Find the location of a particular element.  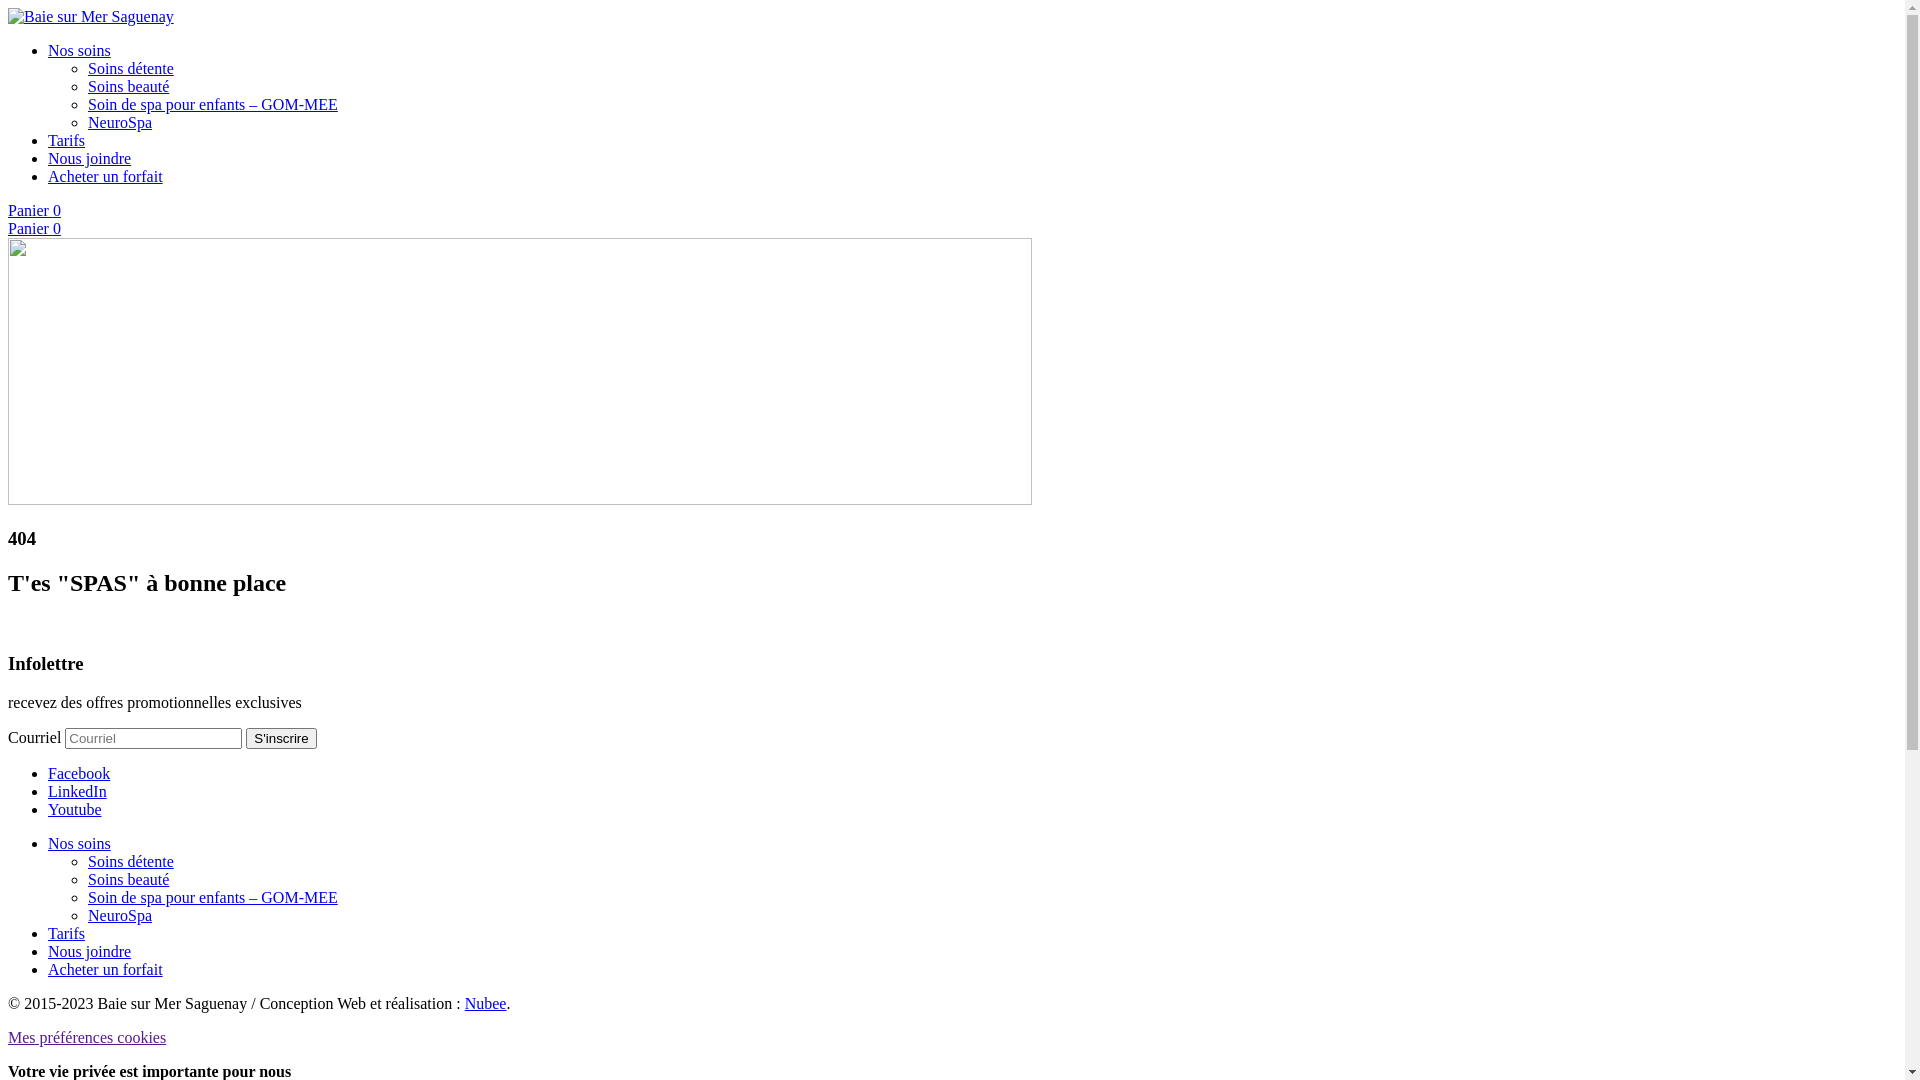

'Tarifs' is located at coordinates (48, 933).